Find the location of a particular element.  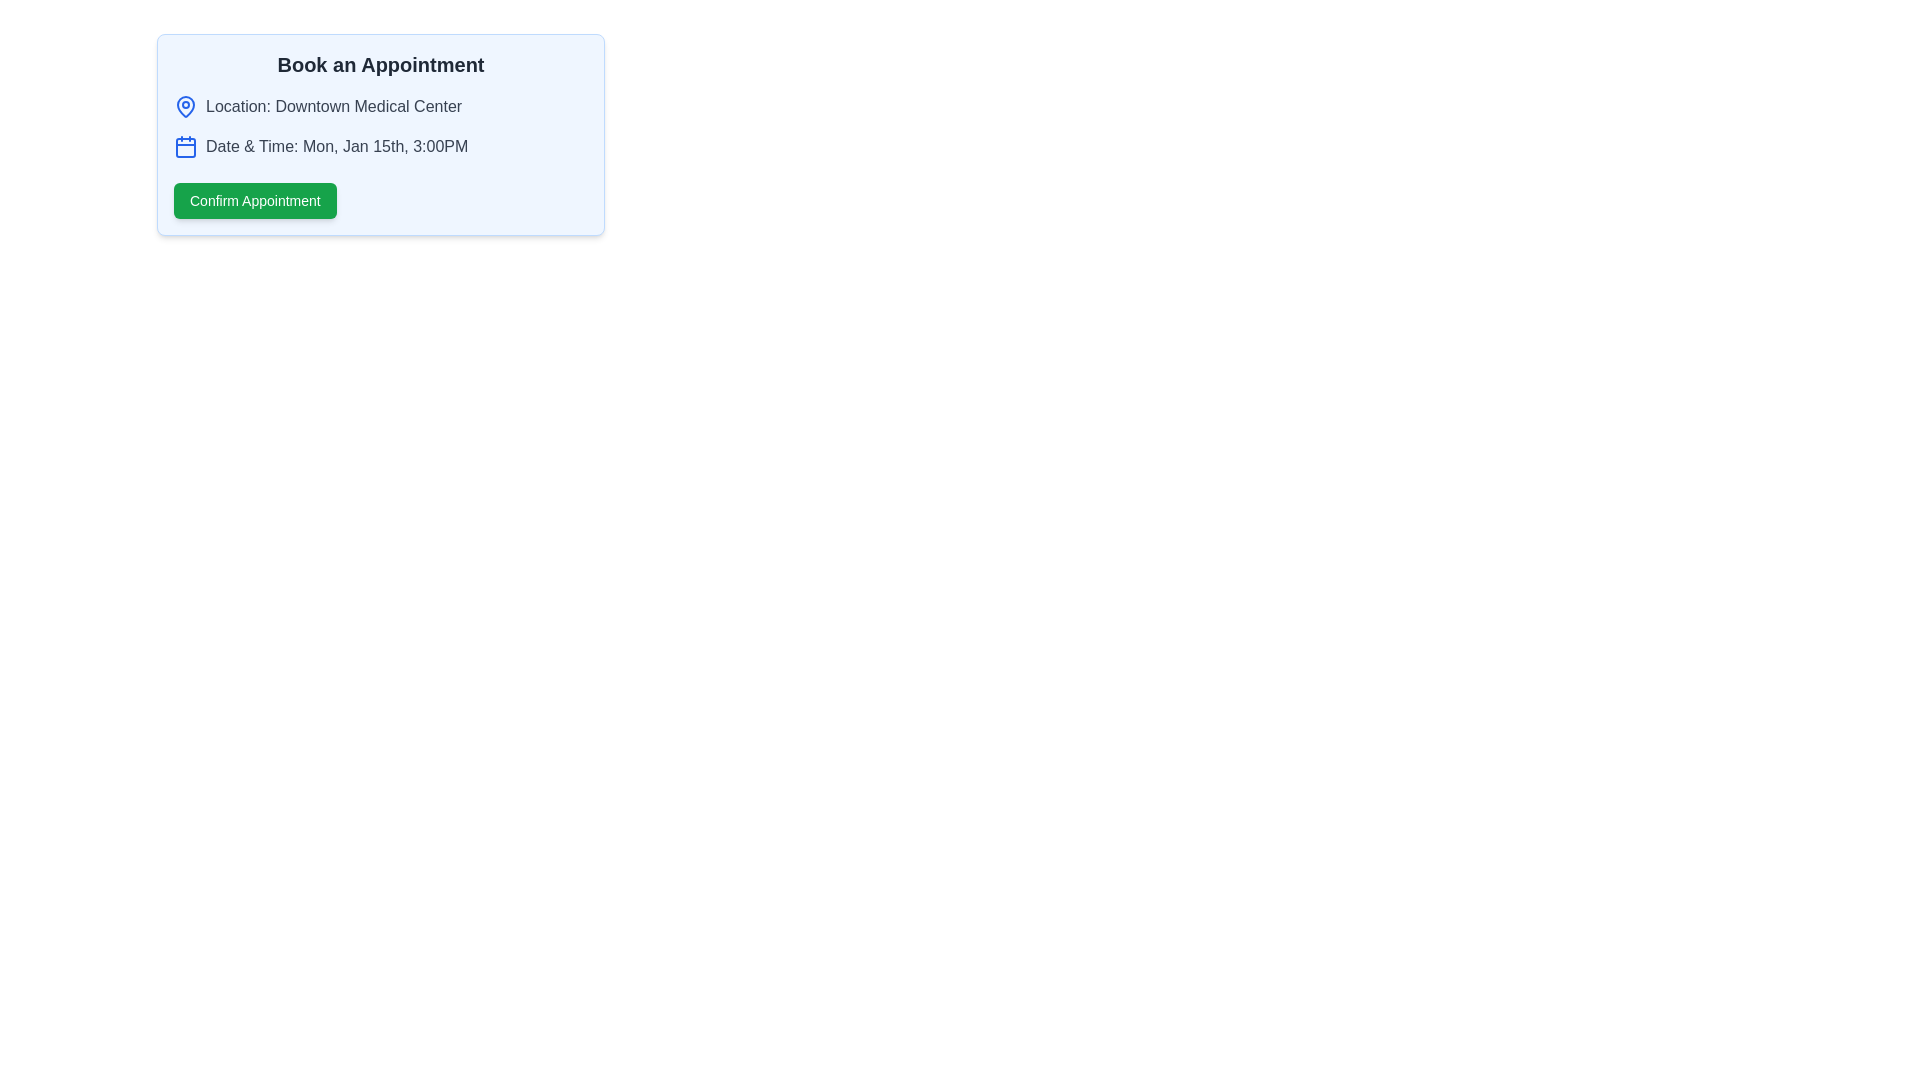

the Text Display element that shows 'Date & Time: Mon, Jan 15th, 3:00PM' with a gray text color, located next to a calendar icon is located at coordinates (337, 145).